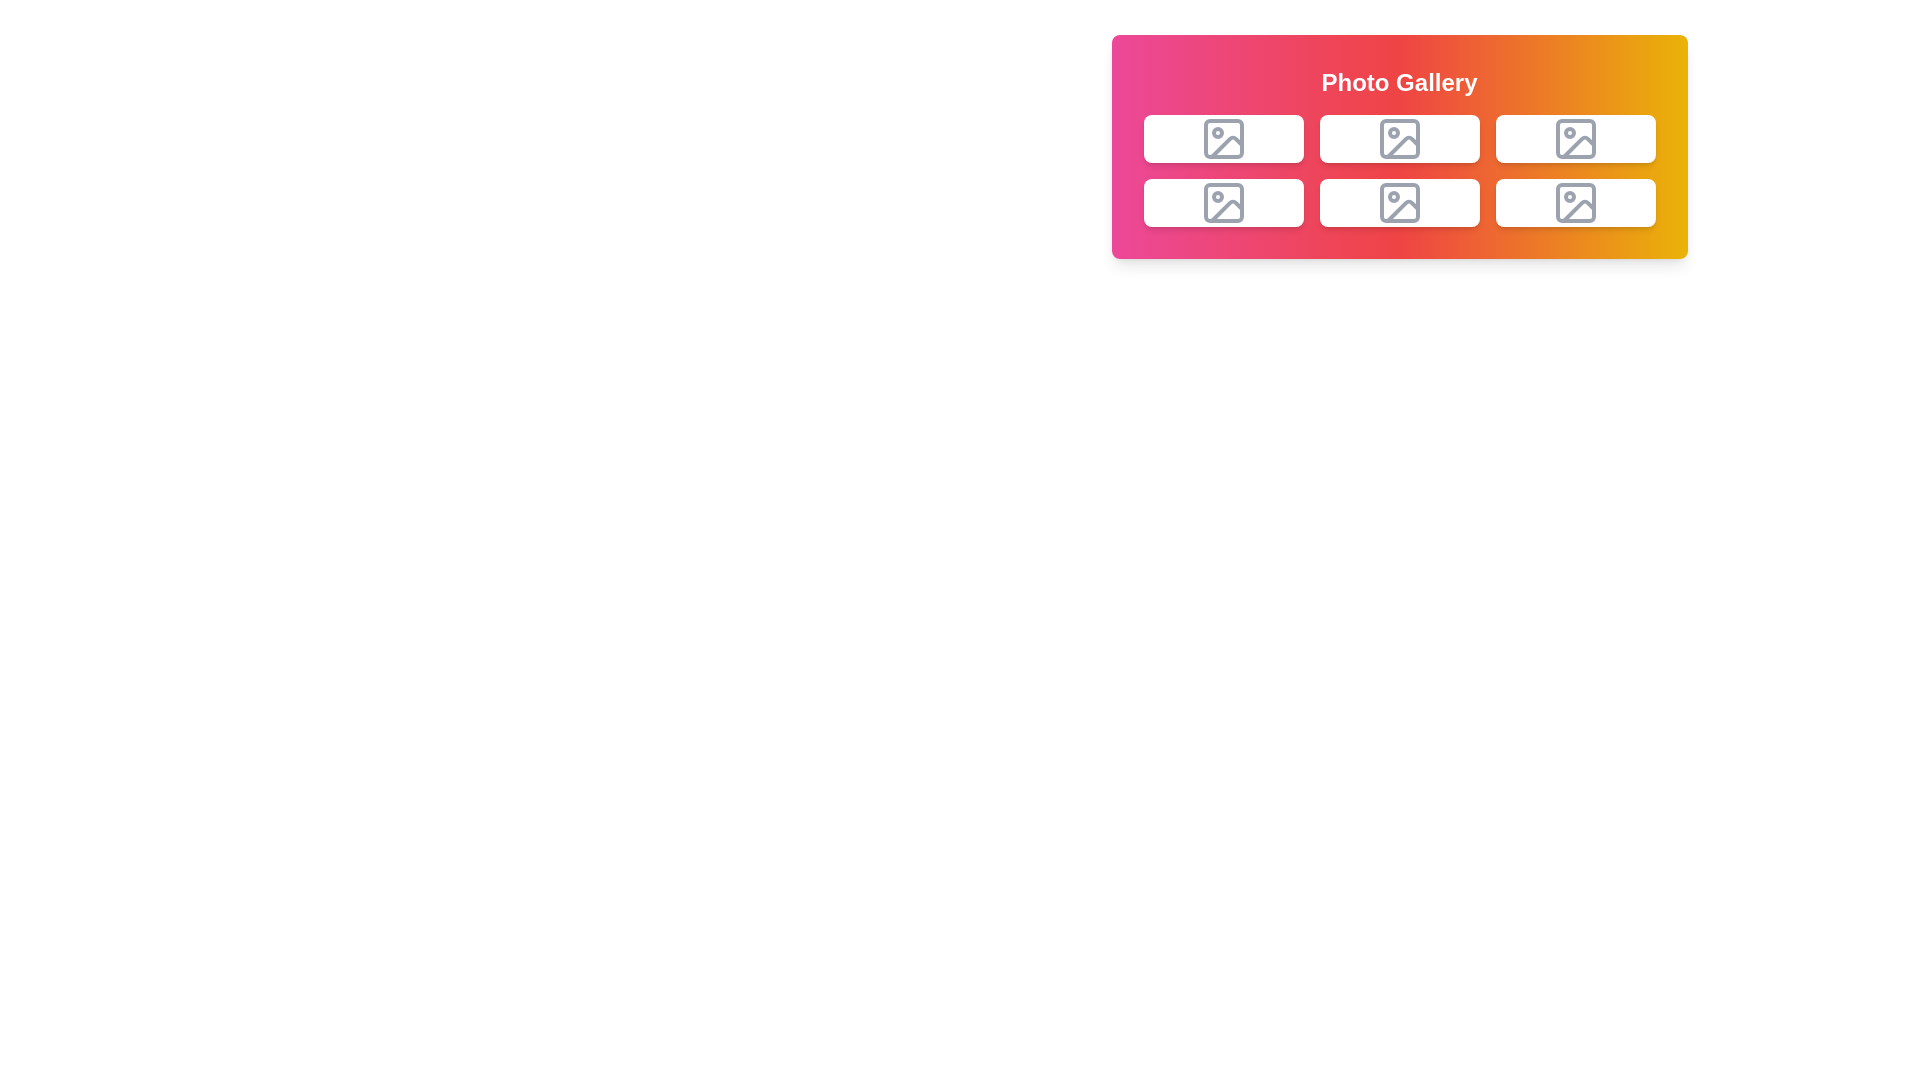  What do you see at coordinates (1548, 137) in the screenshot?
I see `the visibility toggle button with an eye icon located in the second column of the right section` at bounding box center [1548, 137].